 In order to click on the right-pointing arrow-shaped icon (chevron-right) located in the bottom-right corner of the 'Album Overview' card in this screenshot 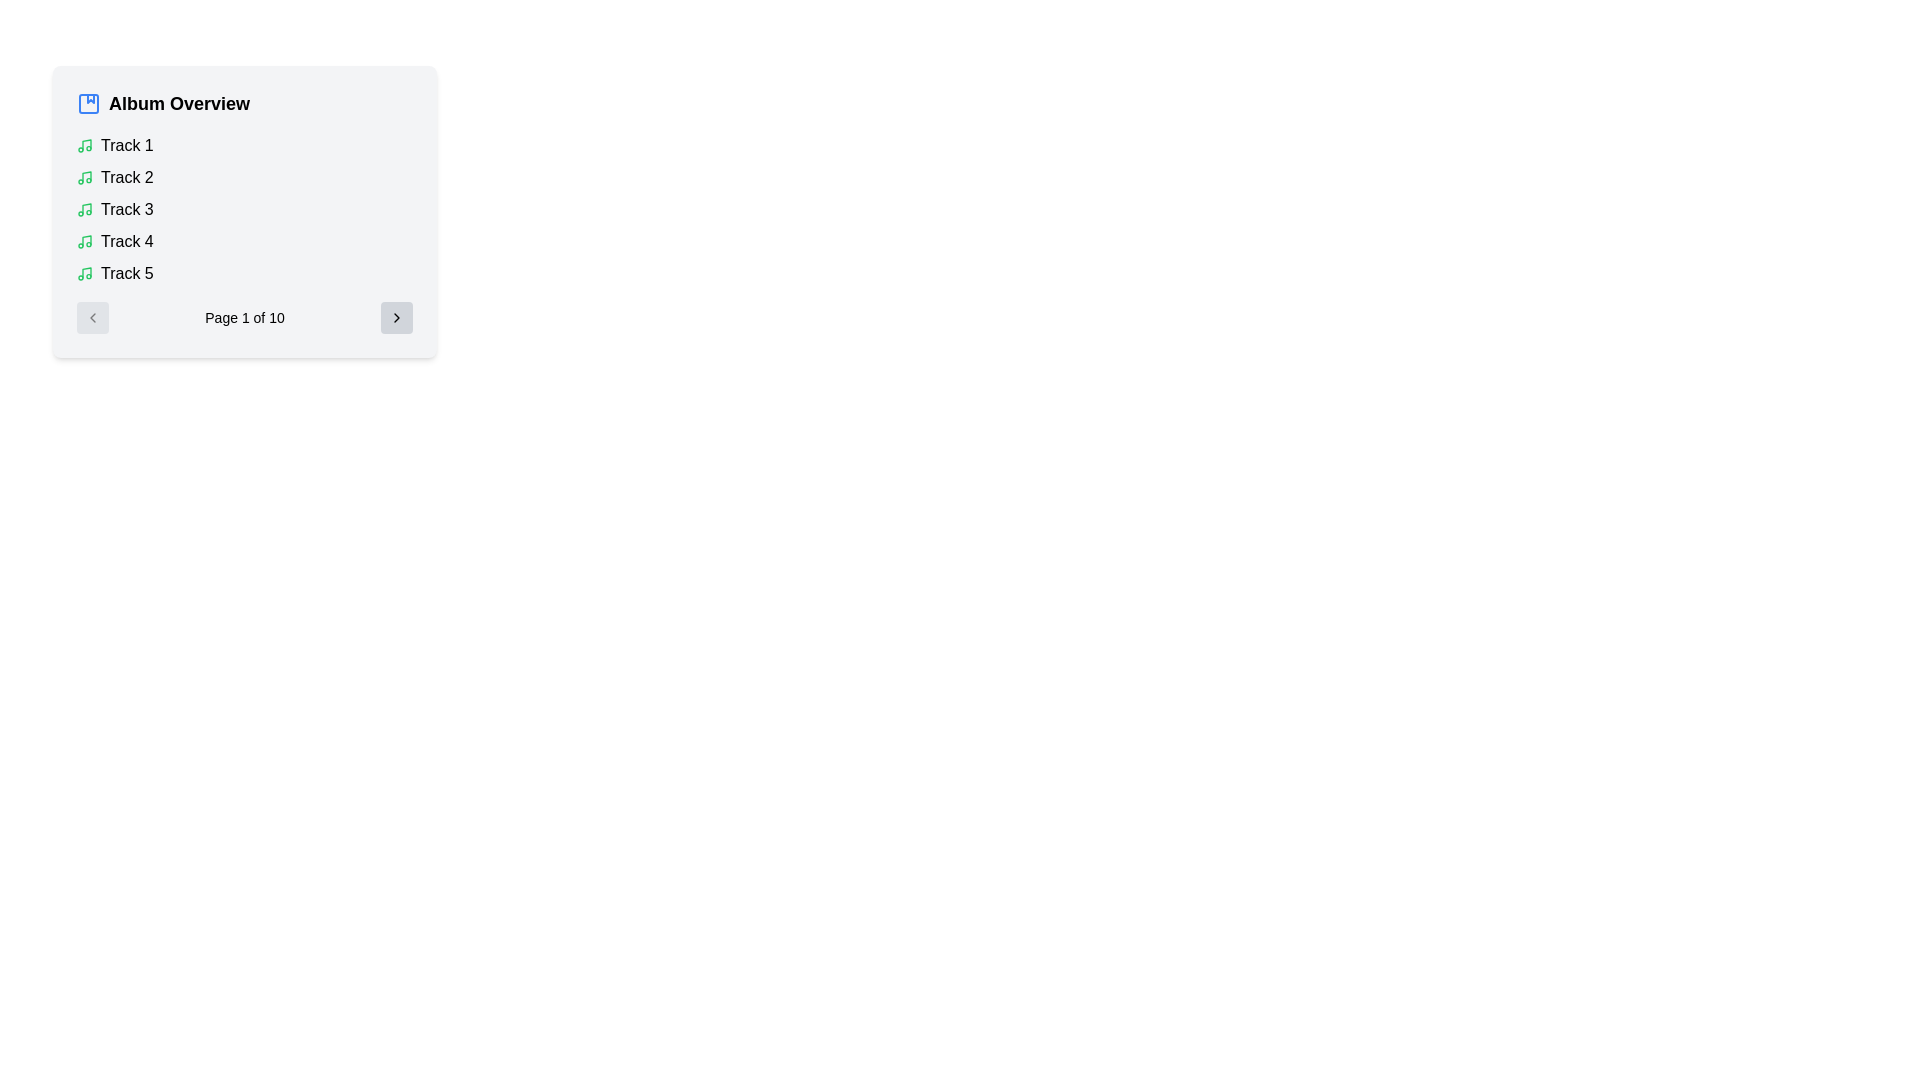, I will do `click(397, 316)`.